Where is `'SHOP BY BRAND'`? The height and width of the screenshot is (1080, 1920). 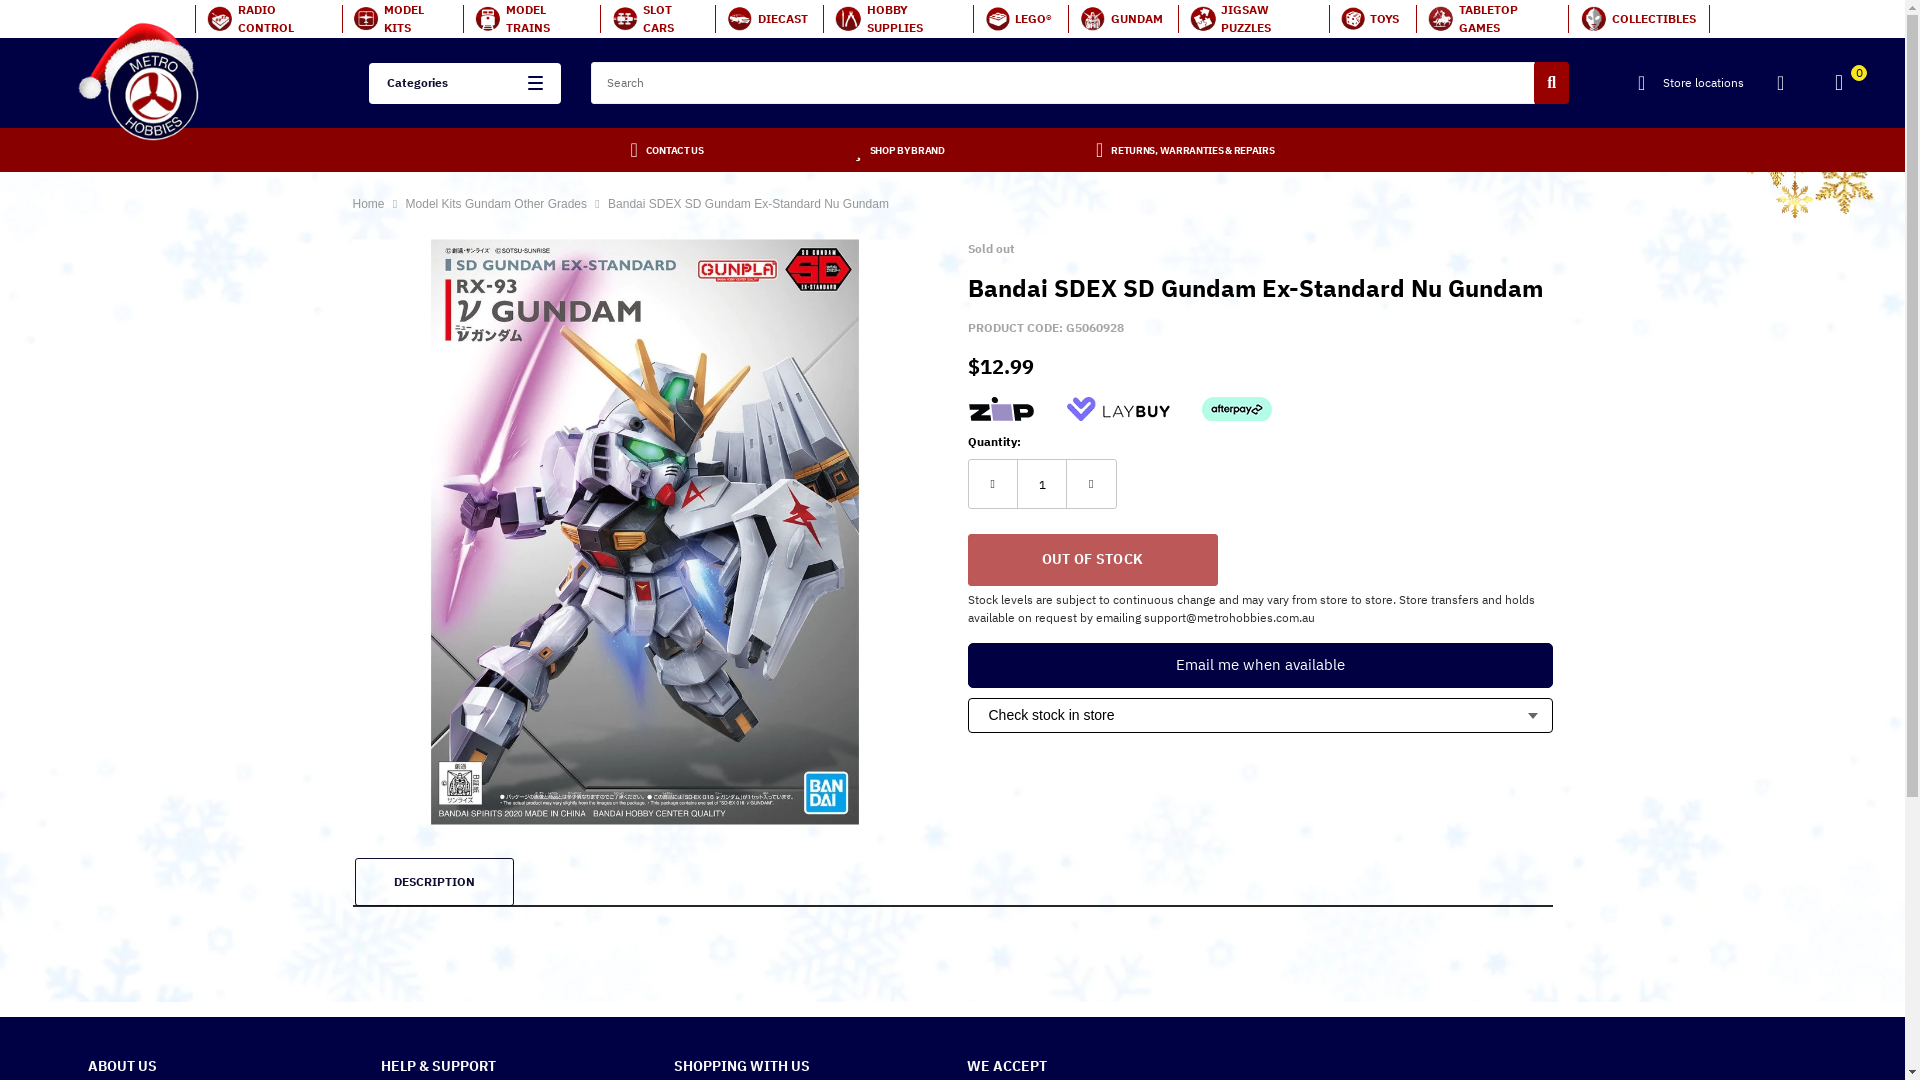
'SHOP BY BRAND' is located at coordinates (906, 148).